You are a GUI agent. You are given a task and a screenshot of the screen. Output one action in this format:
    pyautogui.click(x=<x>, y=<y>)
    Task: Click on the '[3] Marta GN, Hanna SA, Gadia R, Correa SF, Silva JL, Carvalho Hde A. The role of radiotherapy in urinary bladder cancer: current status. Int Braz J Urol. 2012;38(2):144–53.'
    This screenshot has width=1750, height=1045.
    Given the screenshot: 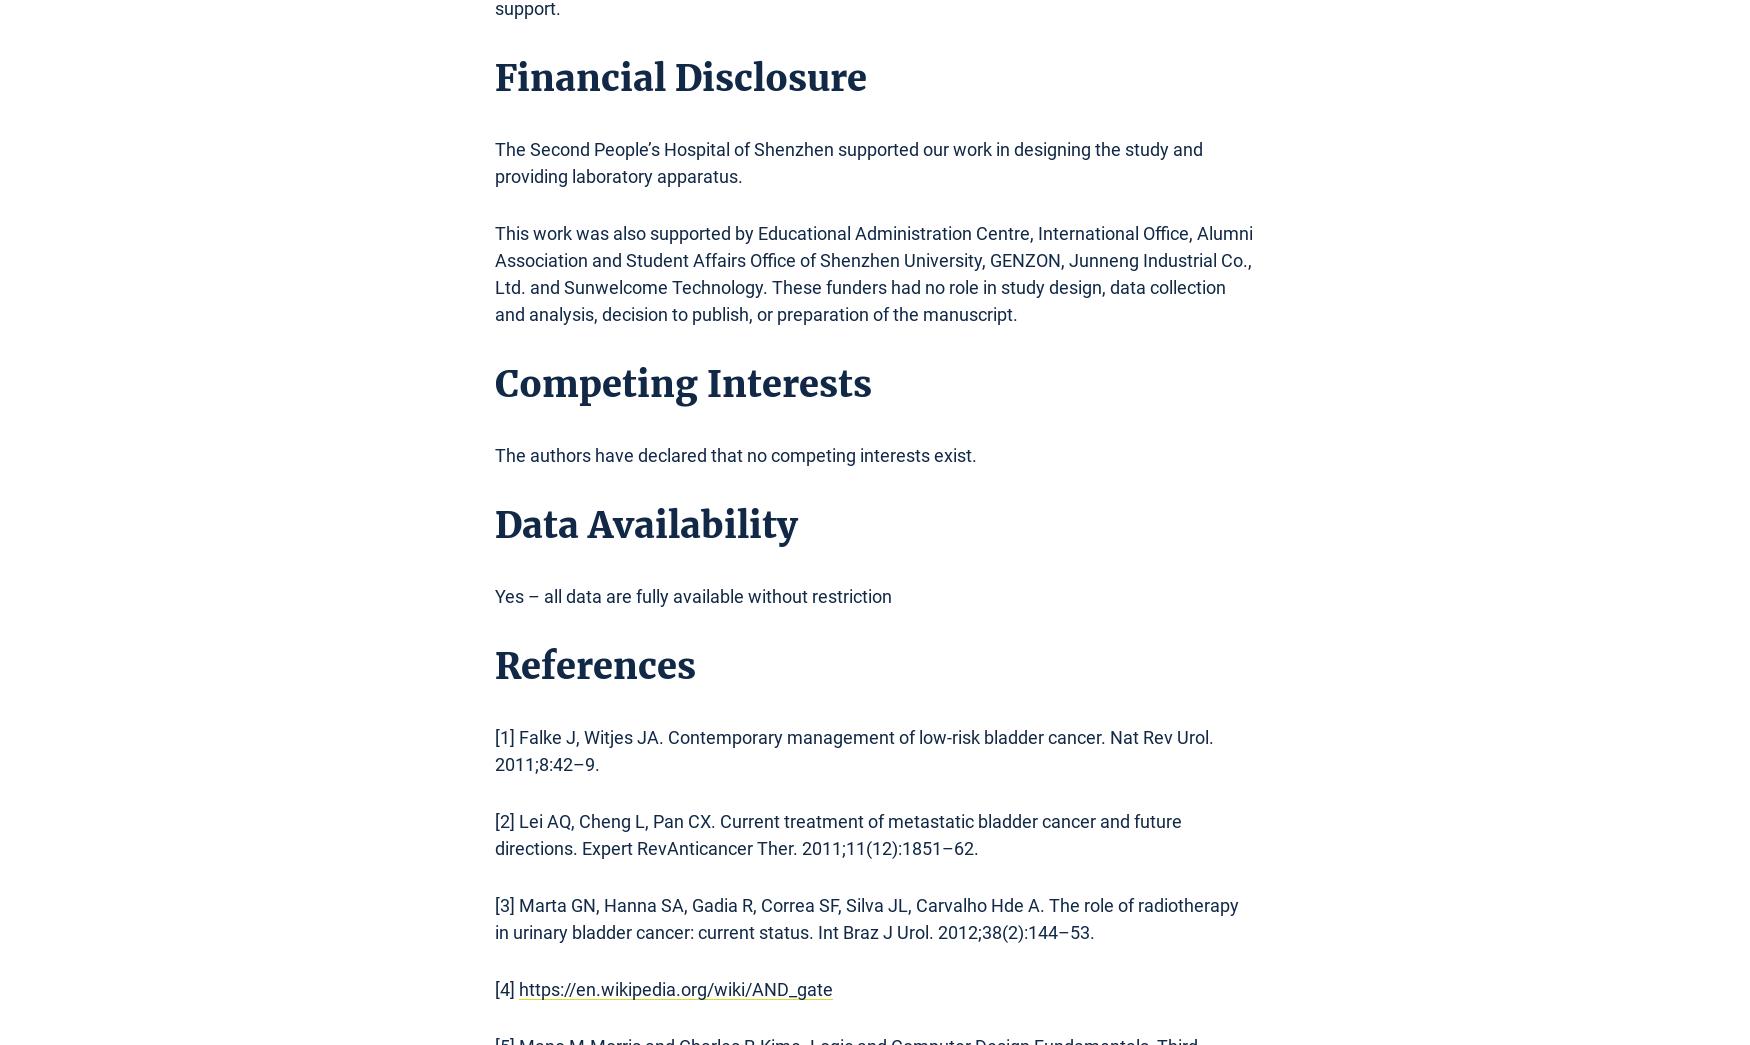 What is the action you would take?
    pyautogui.click(x=866, y=918)
    